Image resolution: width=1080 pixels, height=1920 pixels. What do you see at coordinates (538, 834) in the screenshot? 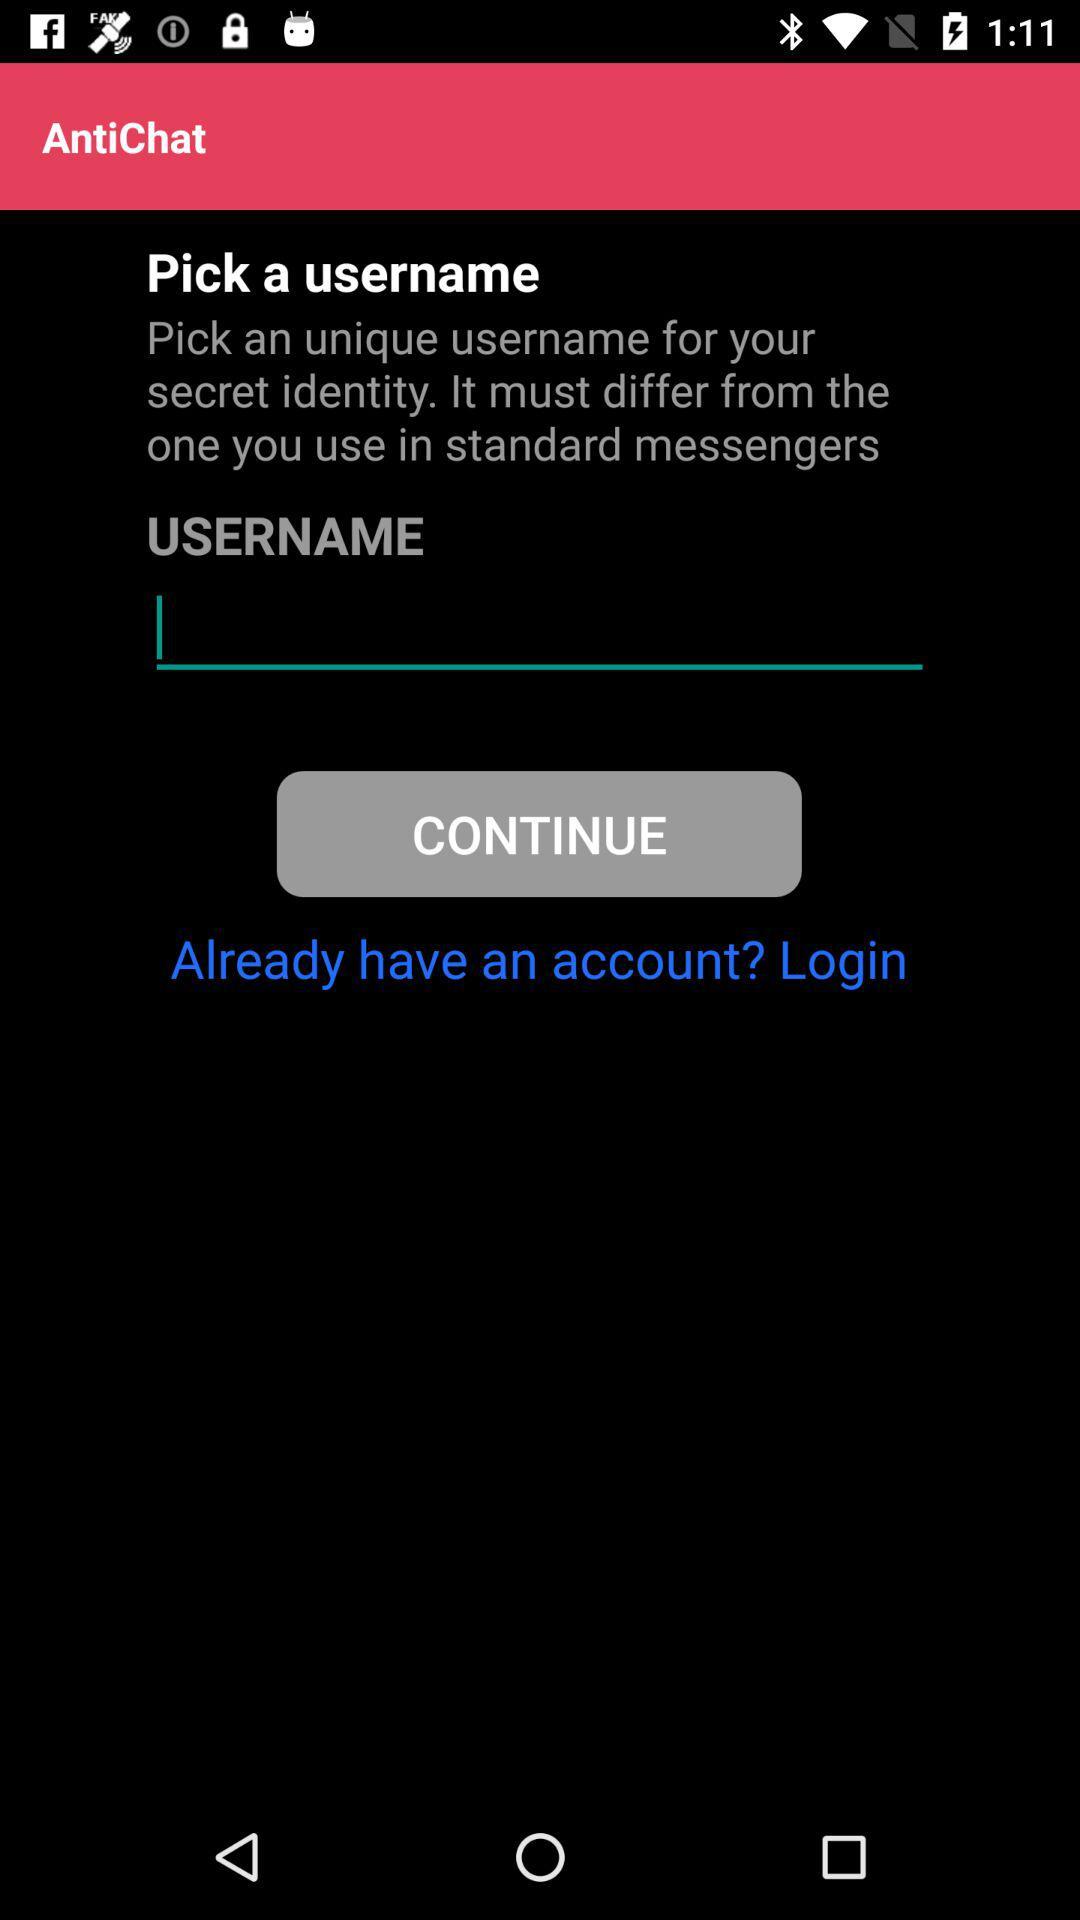
I see `continue icon` at bounding box center [538, 834].